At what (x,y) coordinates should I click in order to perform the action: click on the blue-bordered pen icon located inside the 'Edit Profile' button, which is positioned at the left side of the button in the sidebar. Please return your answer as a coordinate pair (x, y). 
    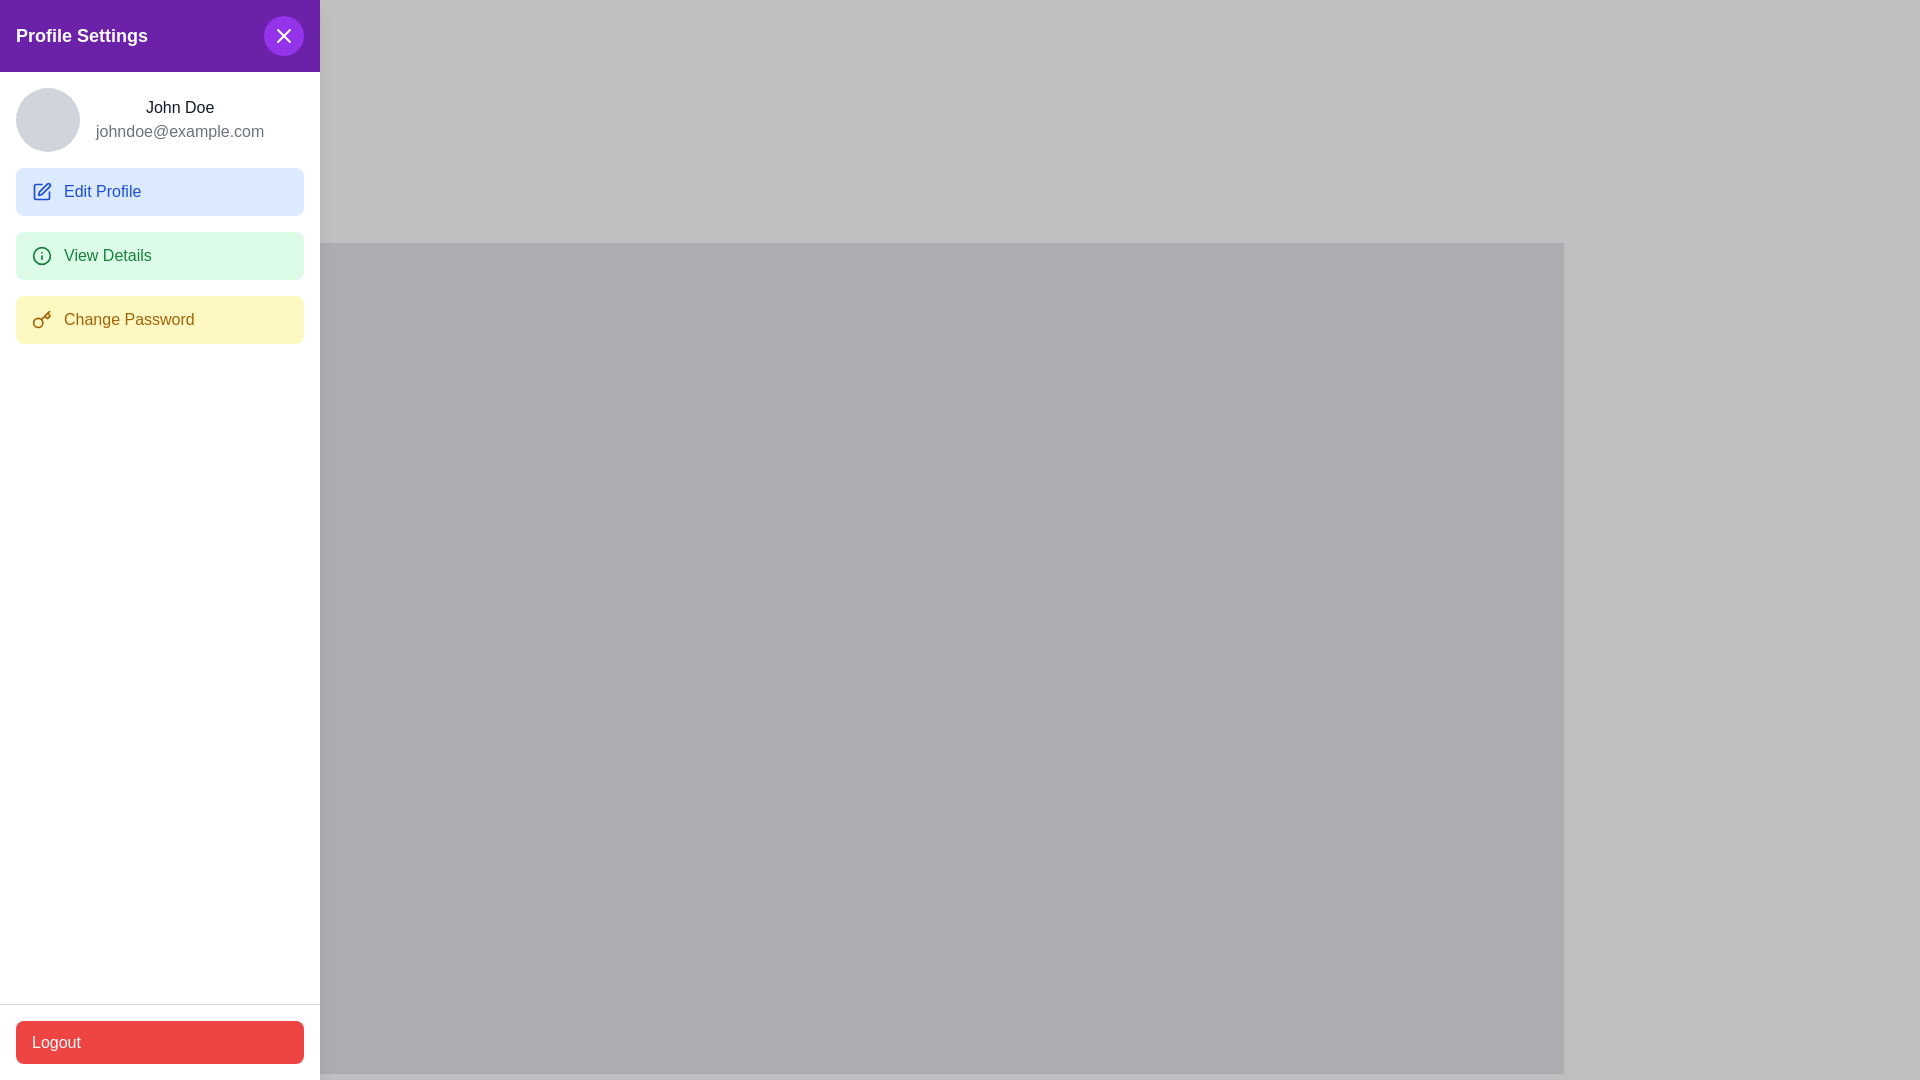
    Looking at the image, I should click on (42, 192).